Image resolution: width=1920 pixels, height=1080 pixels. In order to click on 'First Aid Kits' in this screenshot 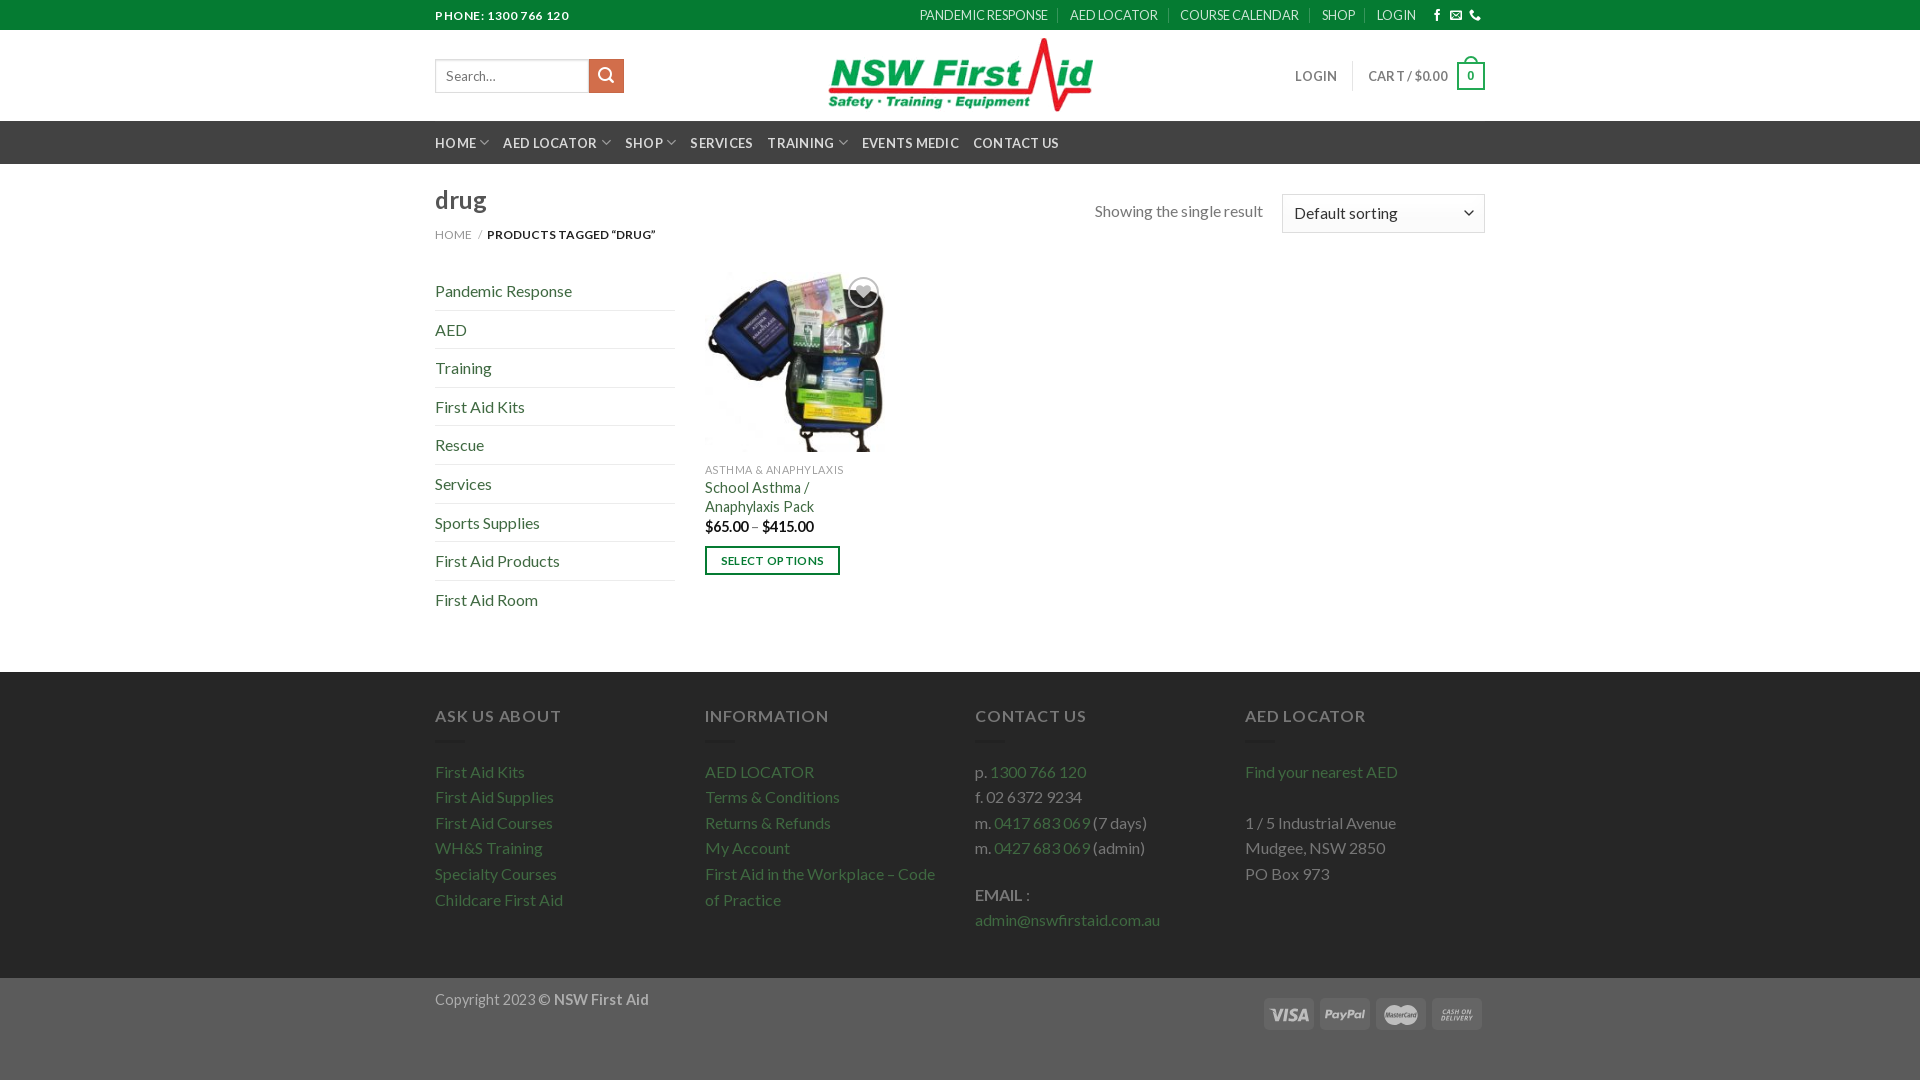, I will do `click(434, 770)`.